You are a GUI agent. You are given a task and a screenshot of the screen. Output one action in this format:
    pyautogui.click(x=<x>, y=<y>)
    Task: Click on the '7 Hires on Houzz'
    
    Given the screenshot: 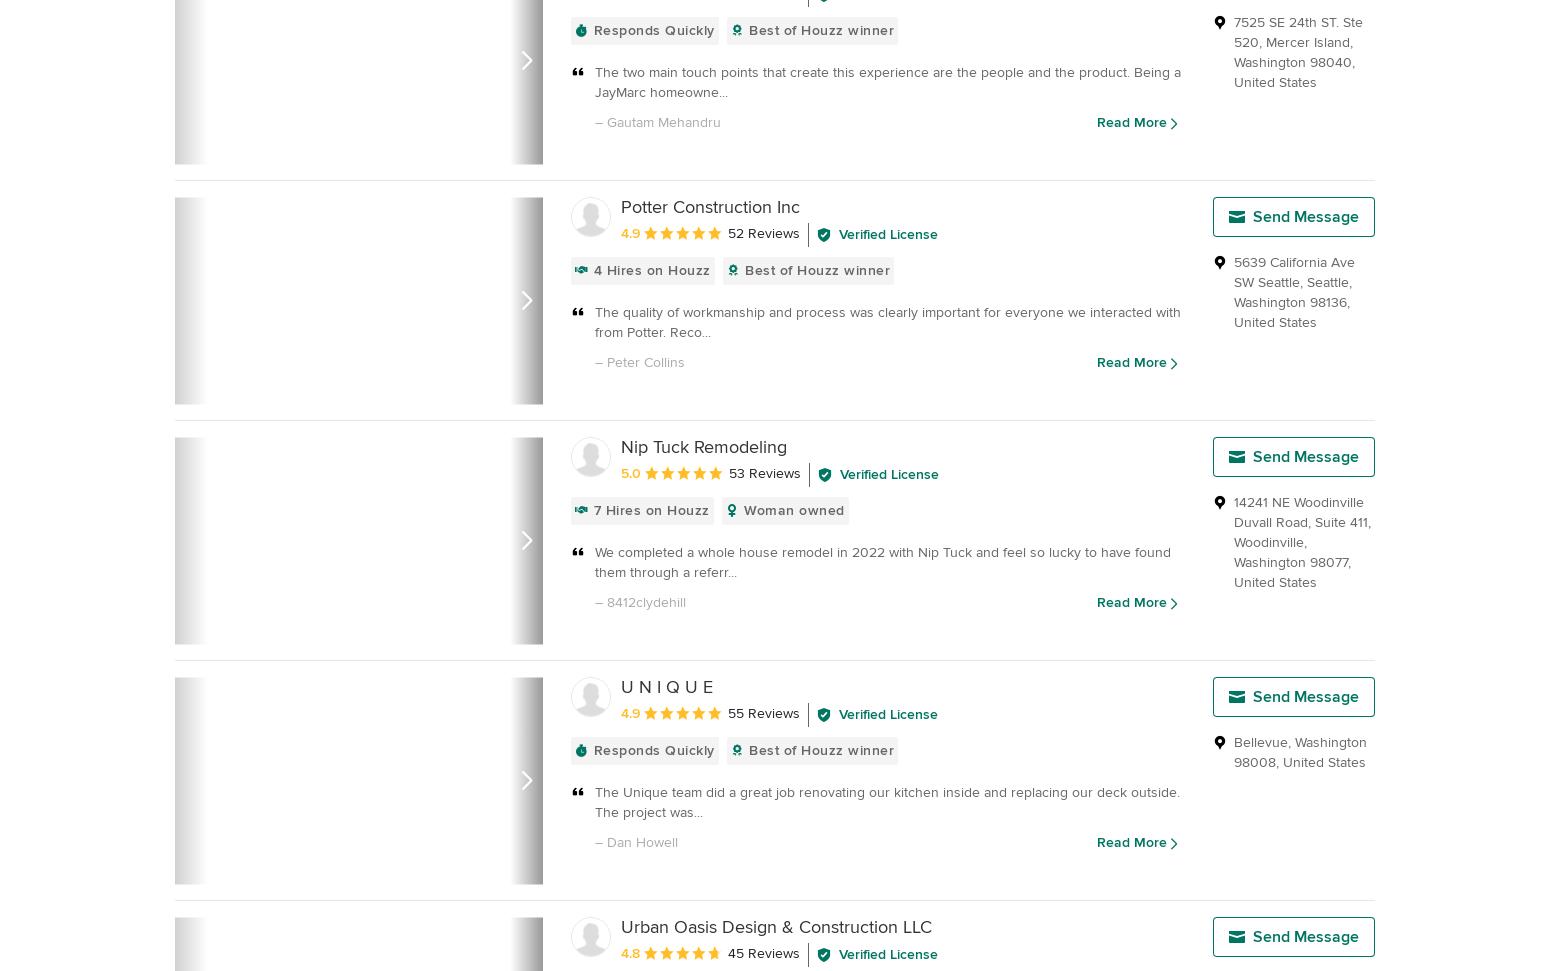 What is the action you would take?
    pyautogui.click(x=650, y=509)
    